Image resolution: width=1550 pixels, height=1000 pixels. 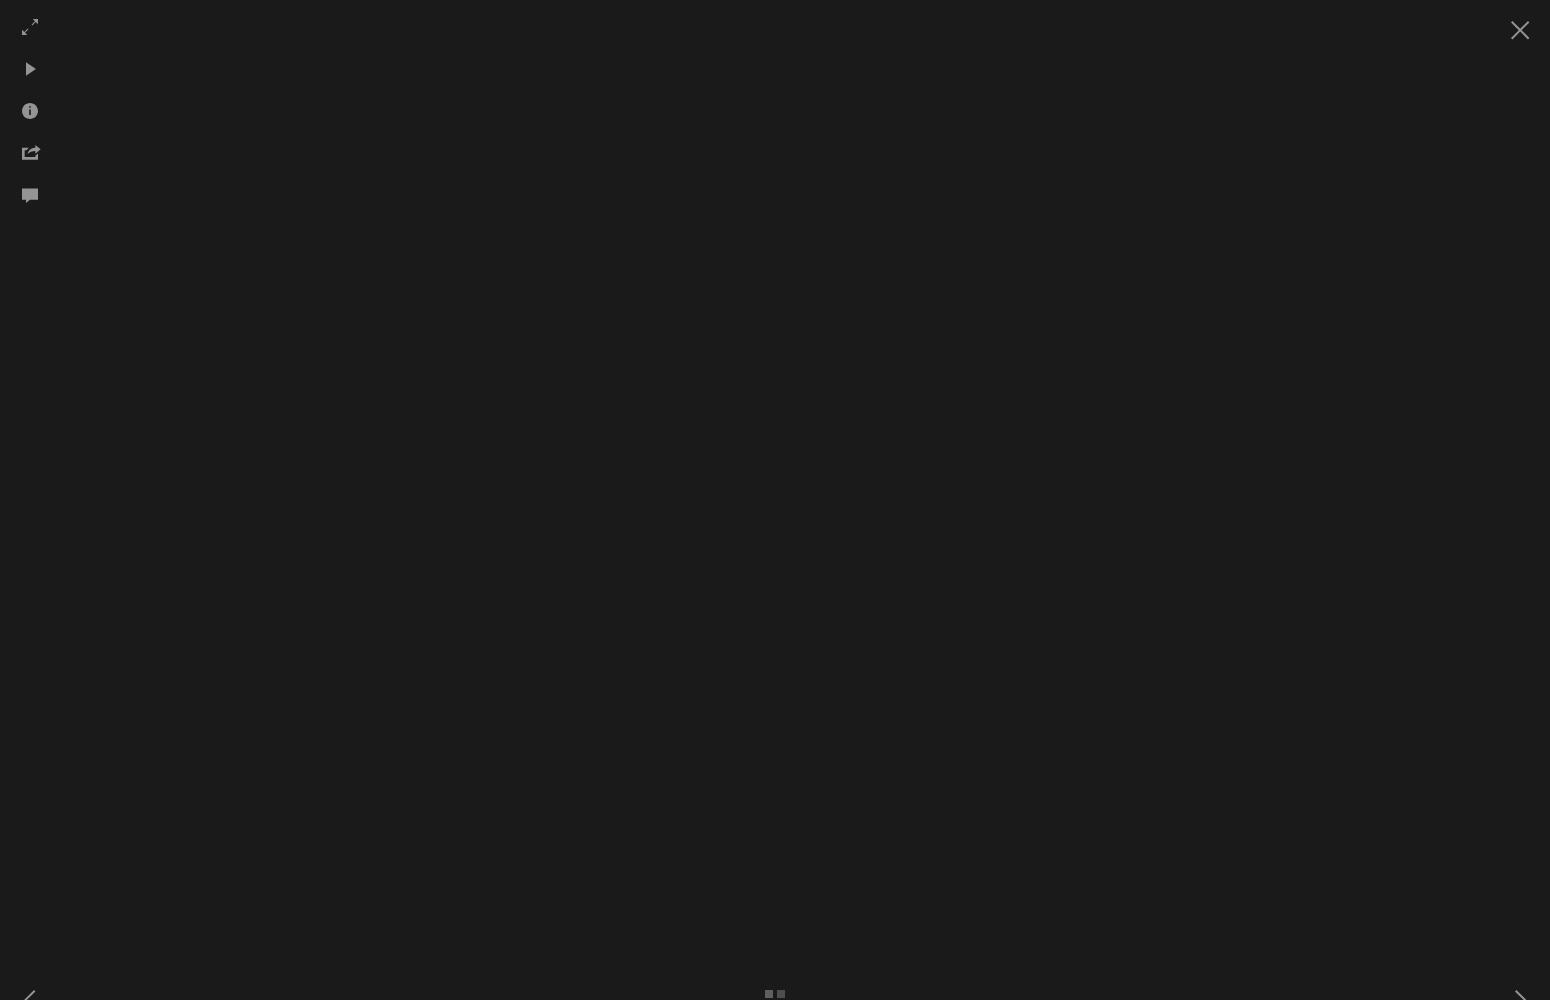 I want to click on 'Dragon flies', so click(x=351, y=230).